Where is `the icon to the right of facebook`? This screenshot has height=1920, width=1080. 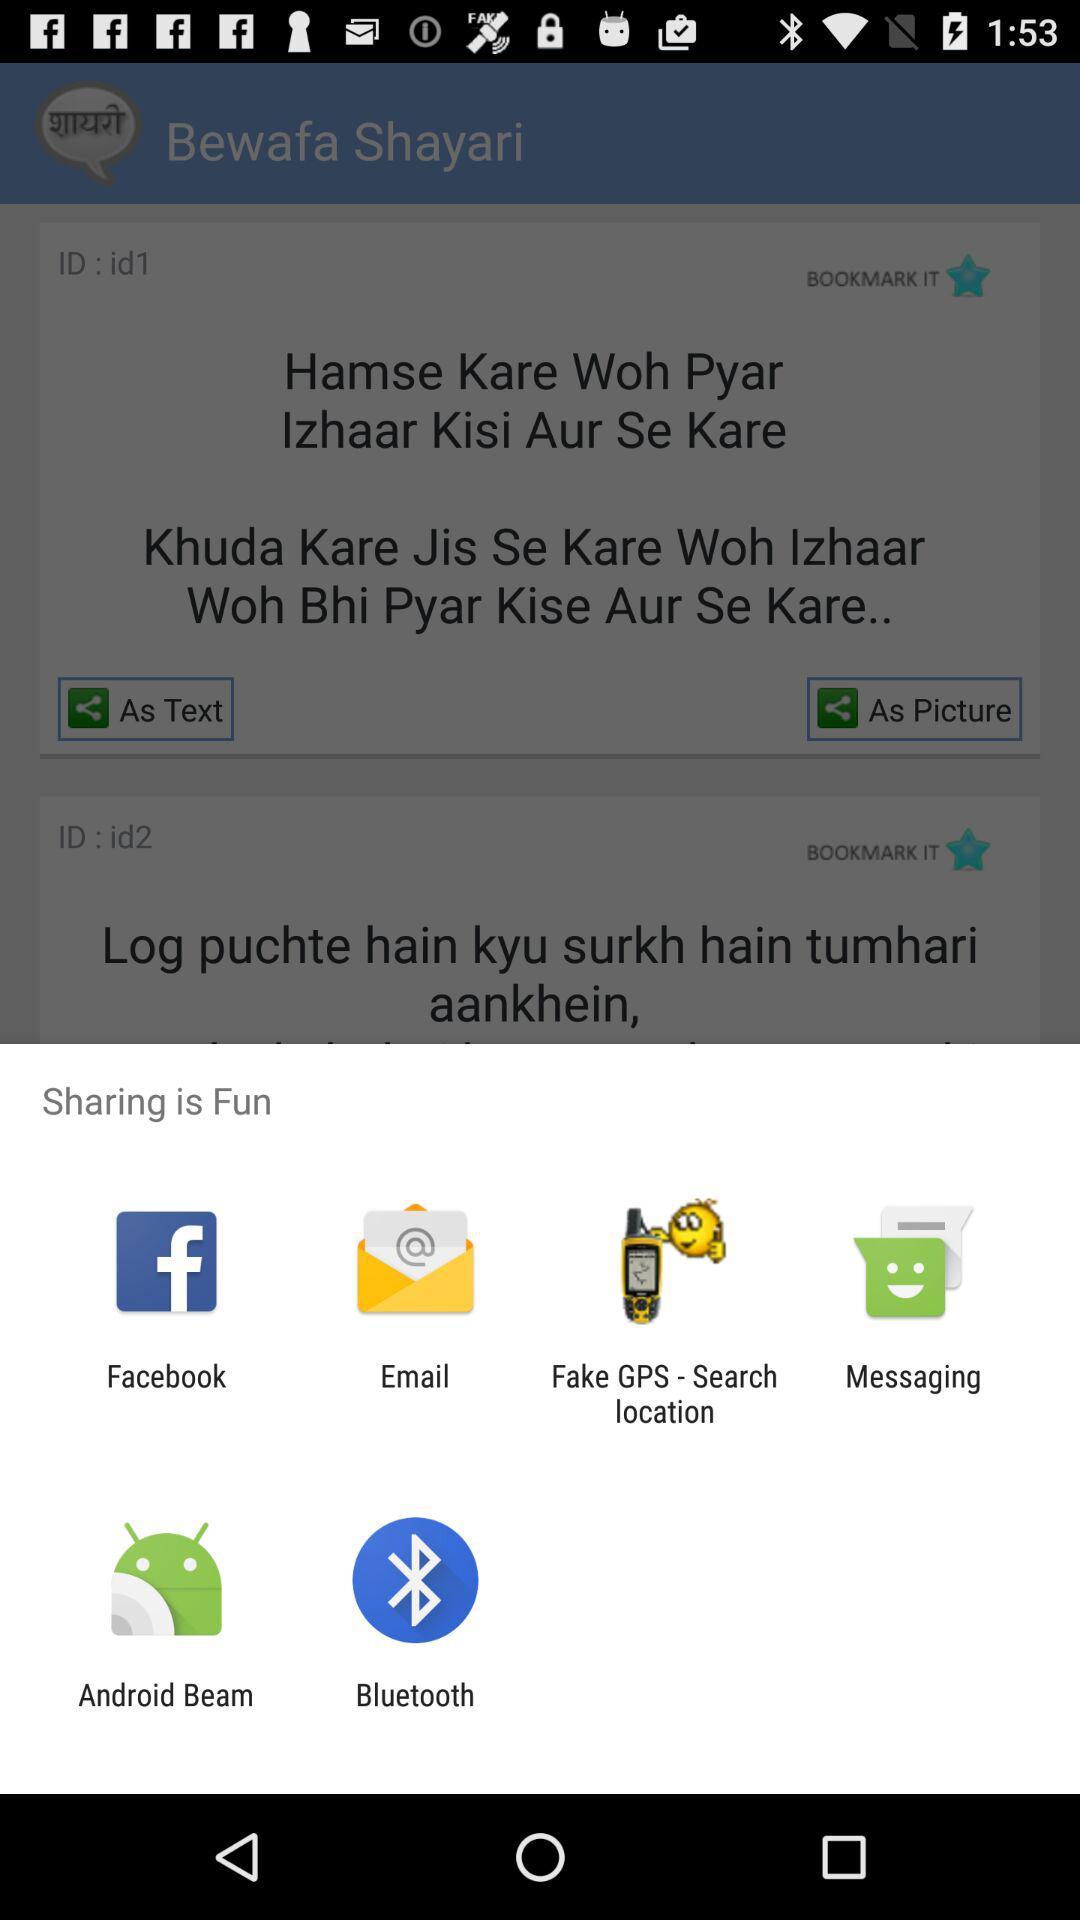 the icon to the right of facebook is located at coordinates (414, 1392).